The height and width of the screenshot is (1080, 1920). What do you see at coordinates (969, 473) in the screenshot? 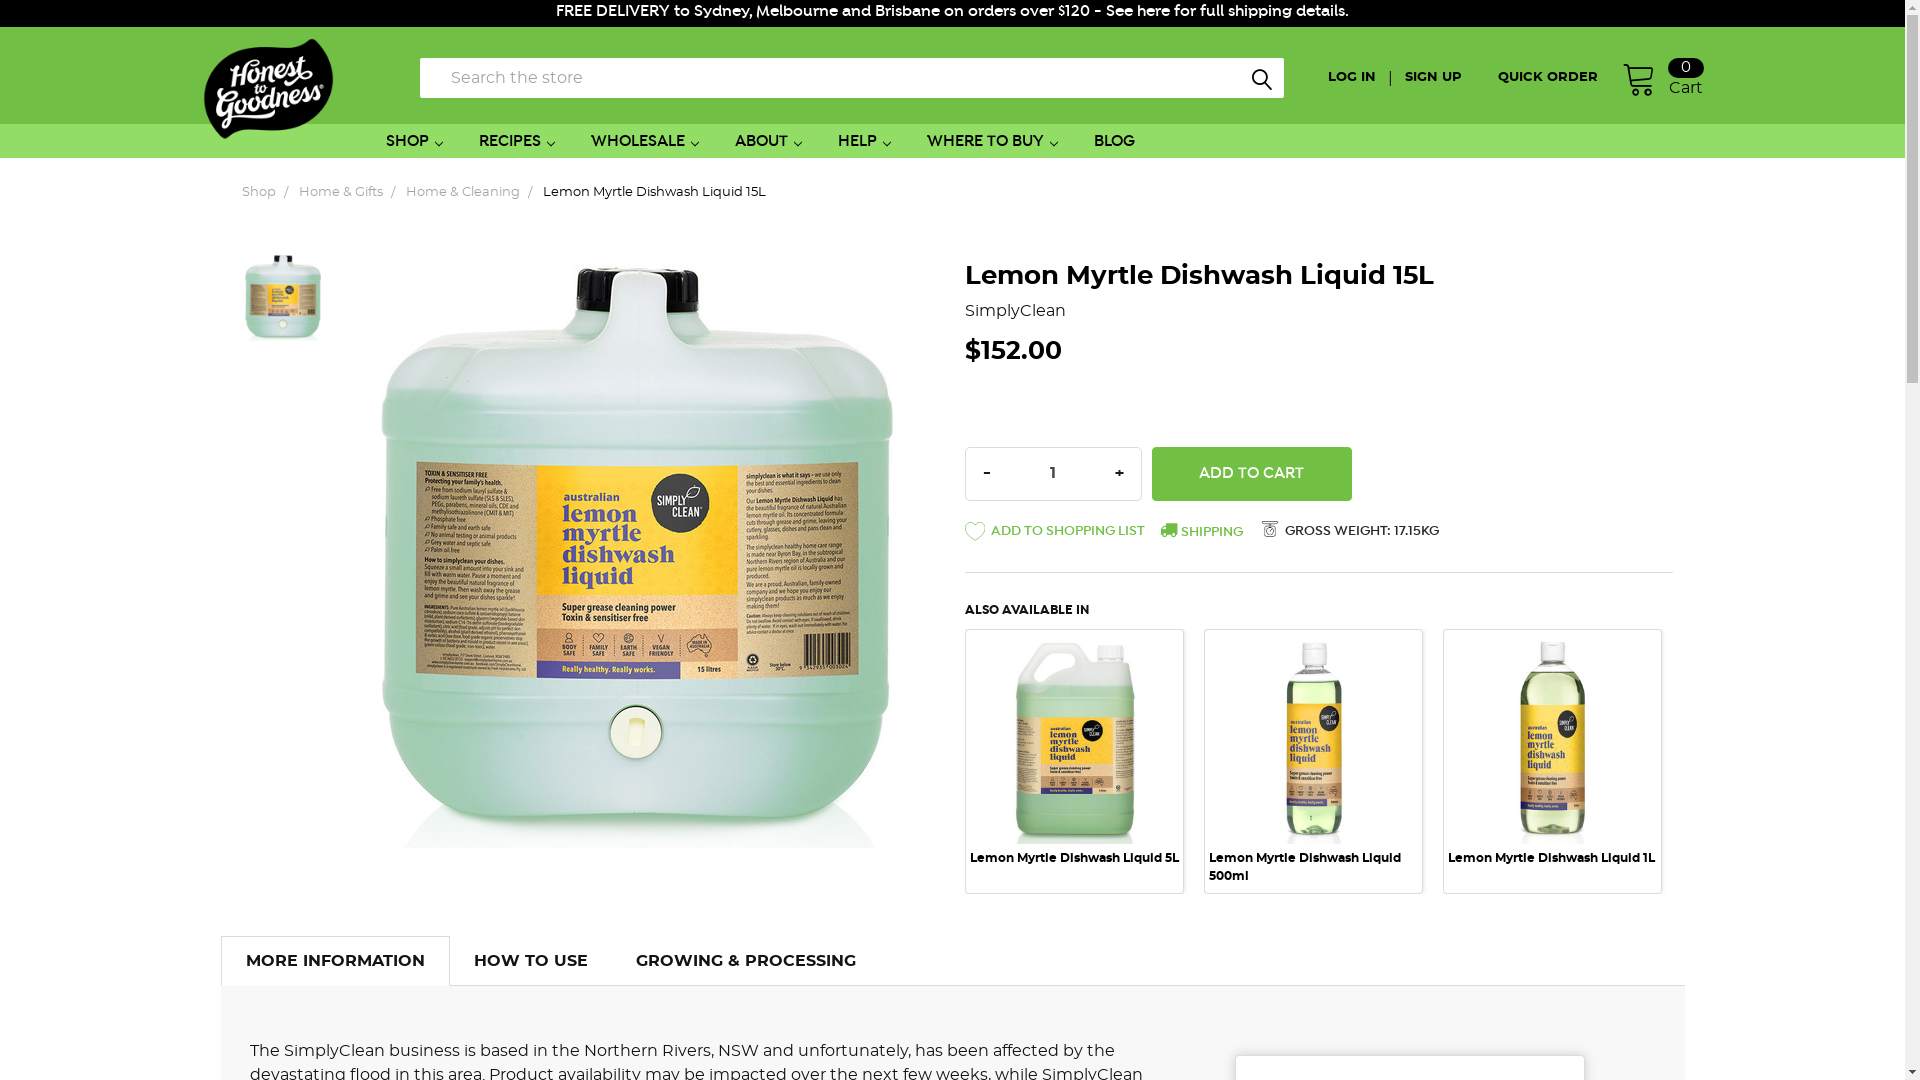
I see `'DECREASE QUANTITY:` at bounding box center [969, 473].